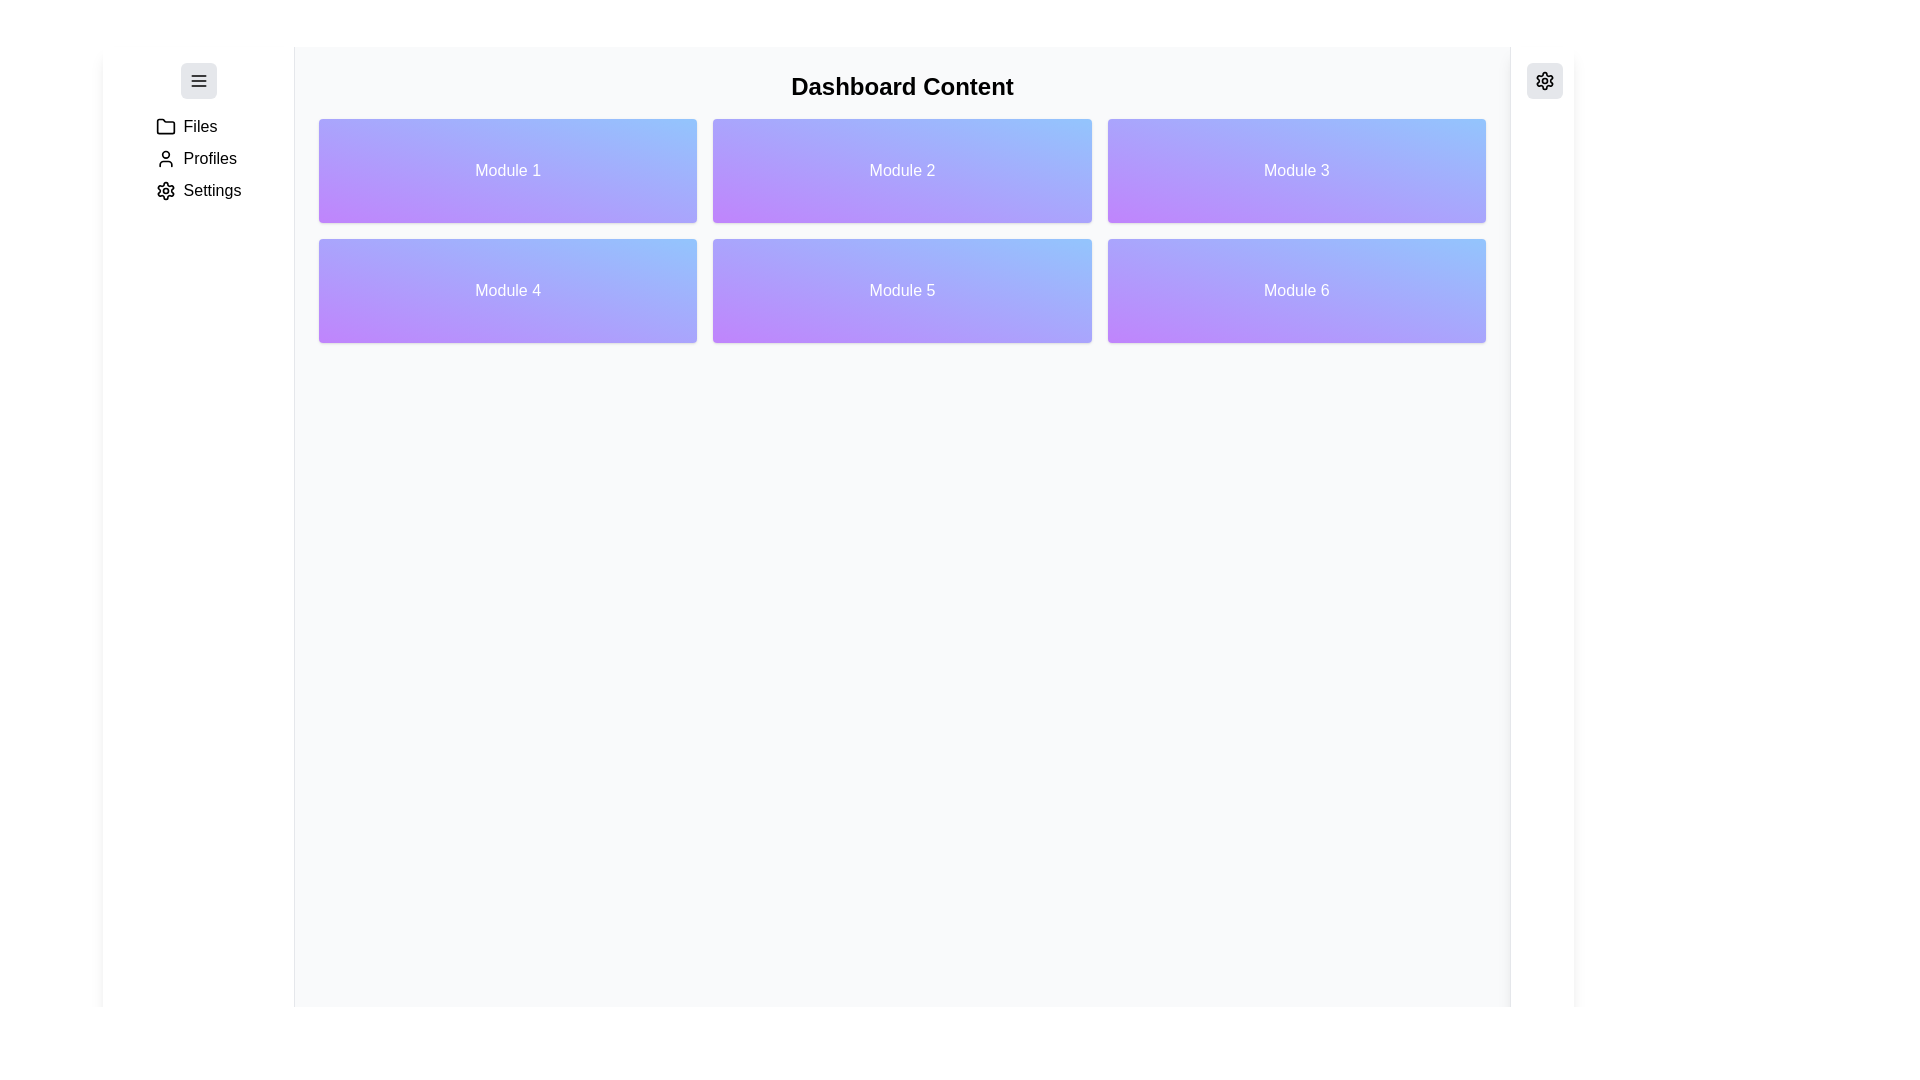 This screenshot has height=1080, width=1920. I want to click on the folder icon located in the left sidebar, which is the first icon above the 'Profiles' icon, so click(165, 126).